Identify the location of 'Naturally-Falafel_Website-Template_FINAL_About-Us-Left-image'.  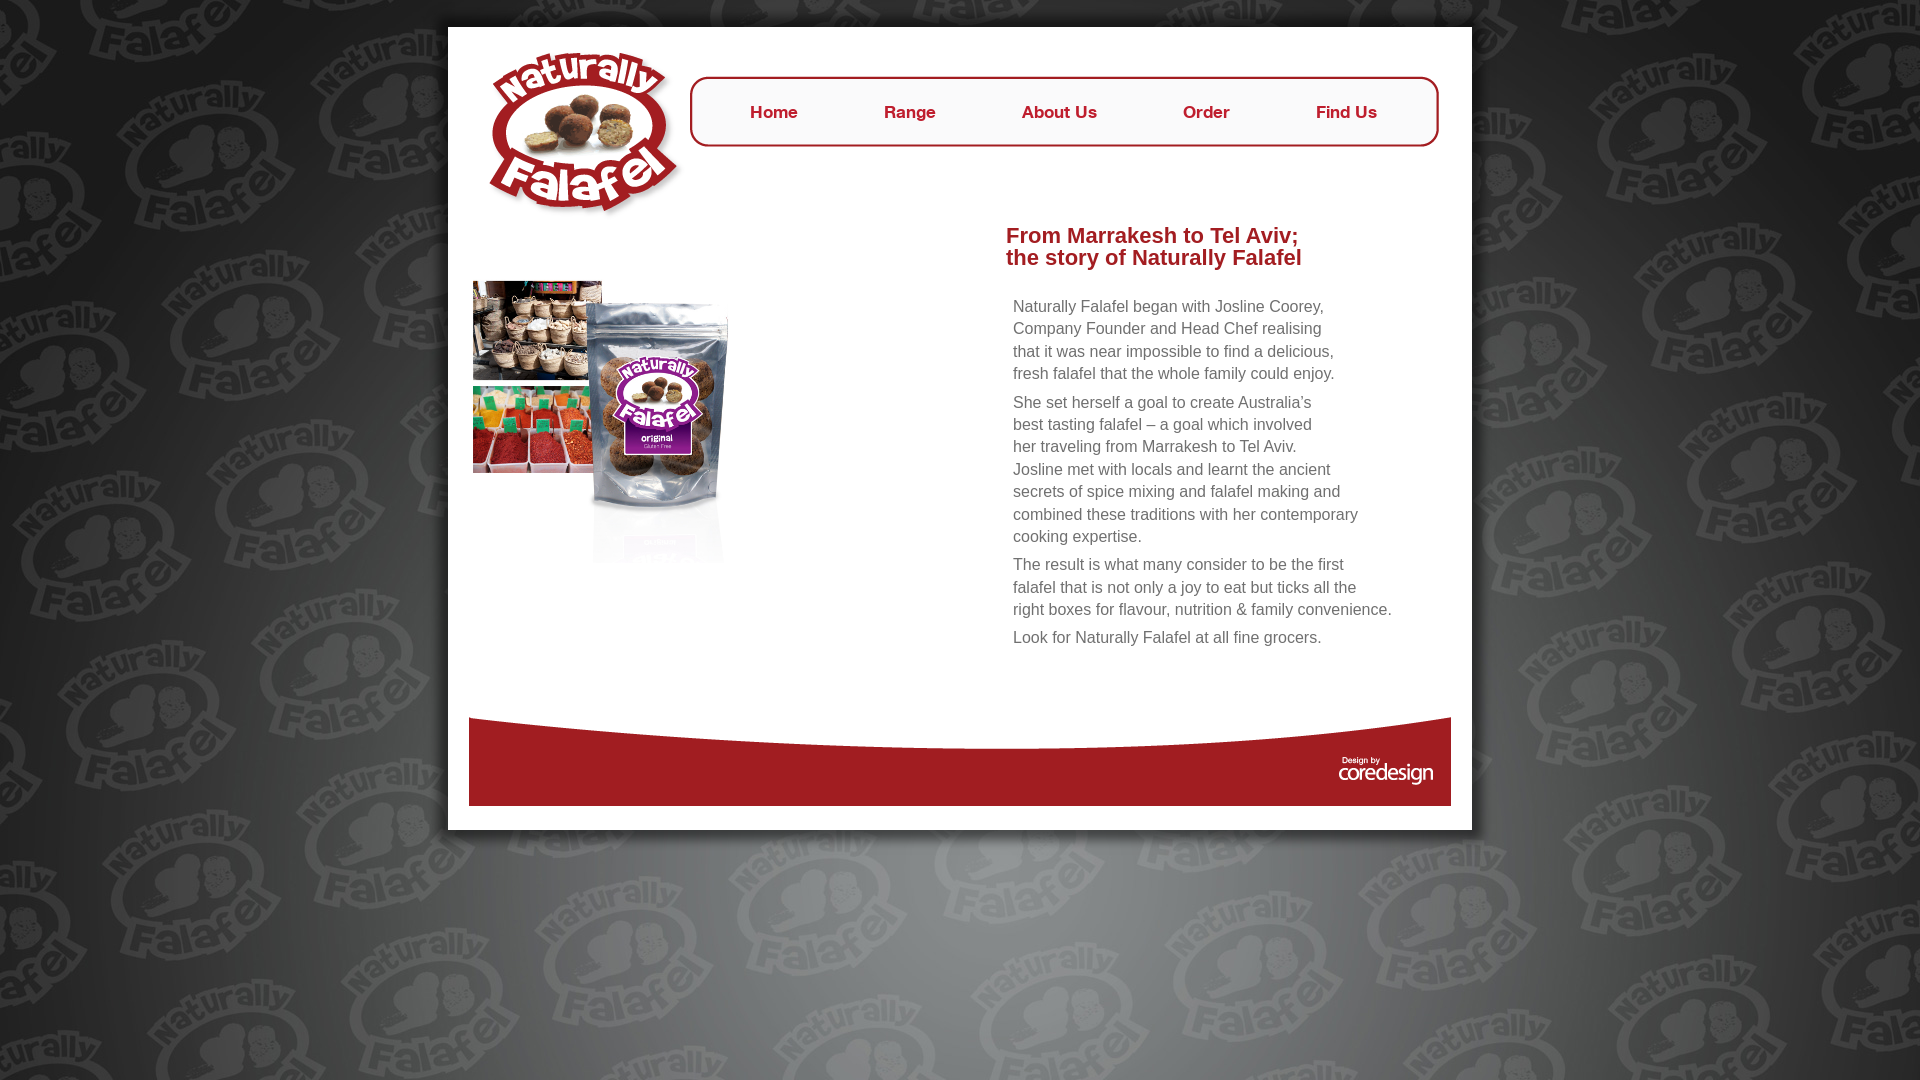
(603, 418).